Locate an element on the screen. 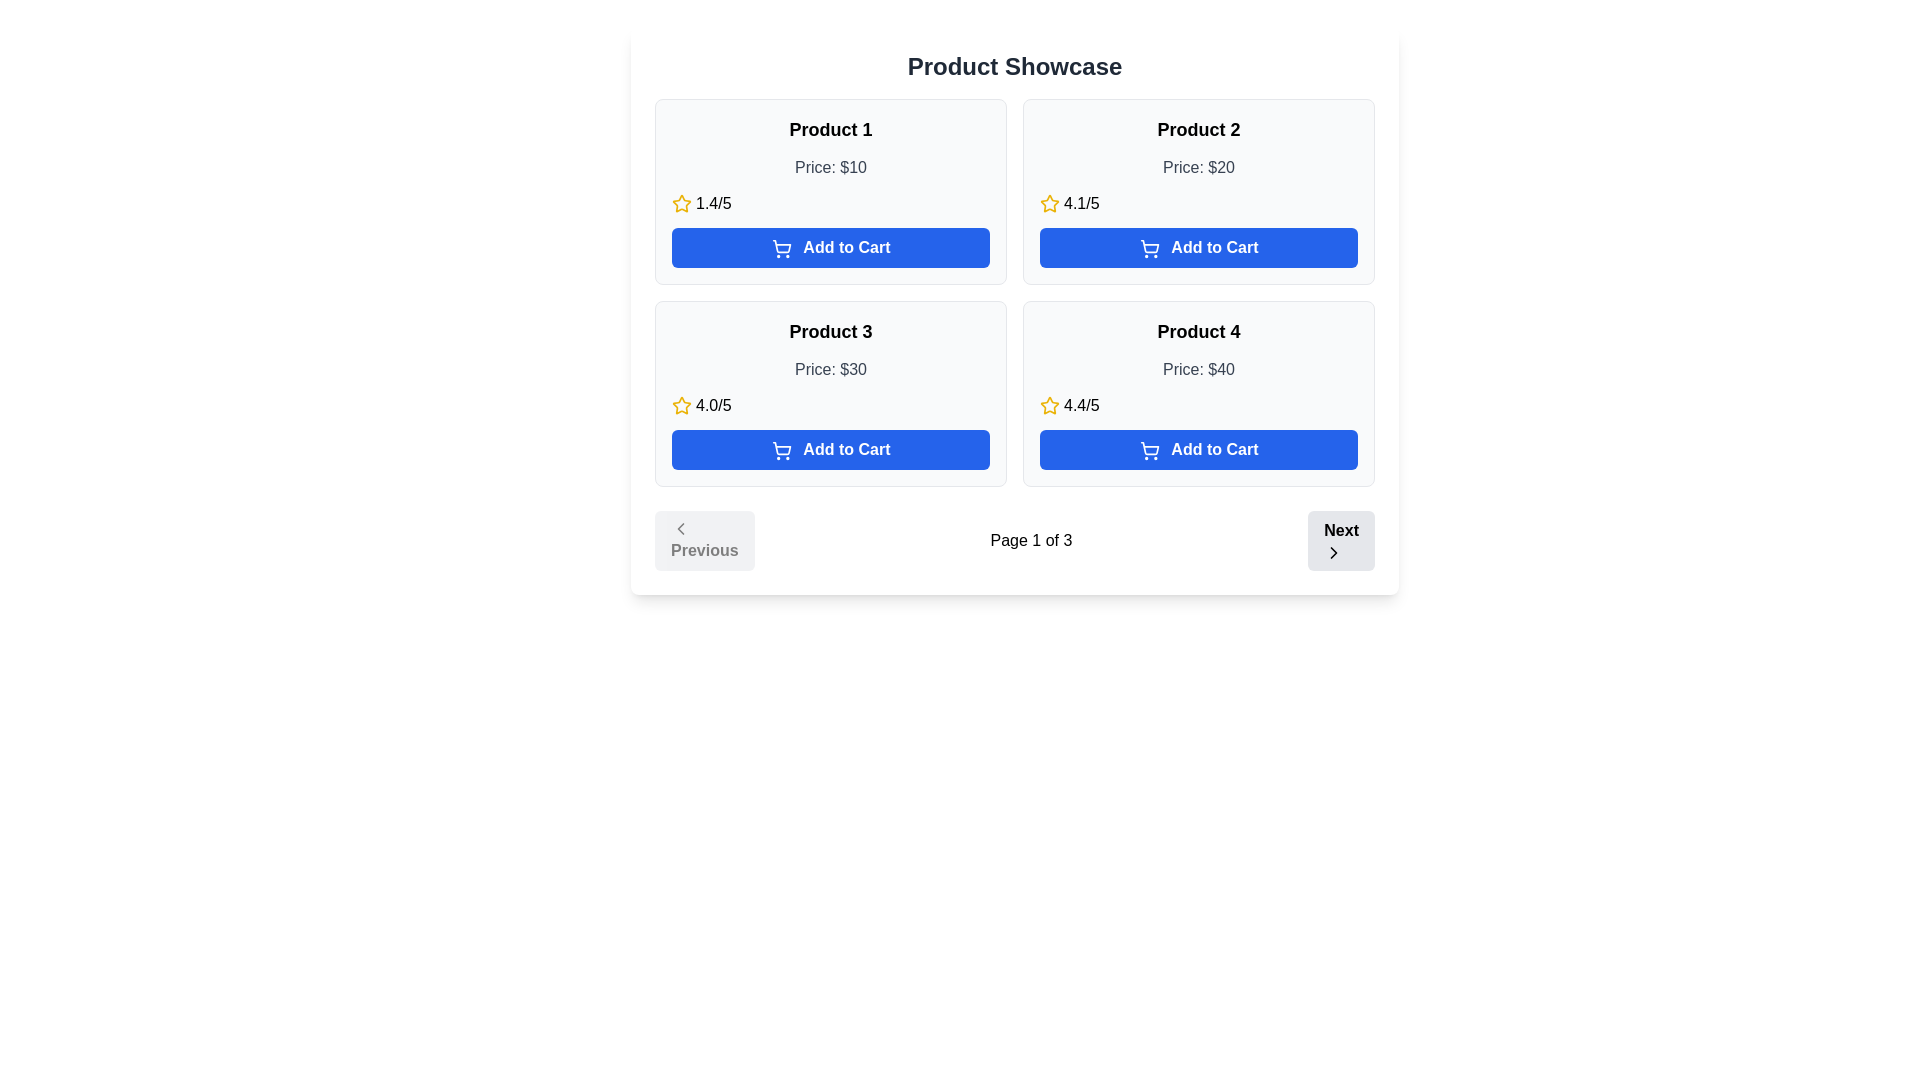  the text label displaying 'Product 1' located at the top section of the bordered card in the first row, first column of the grid layout is located at coordinates (830, 130).